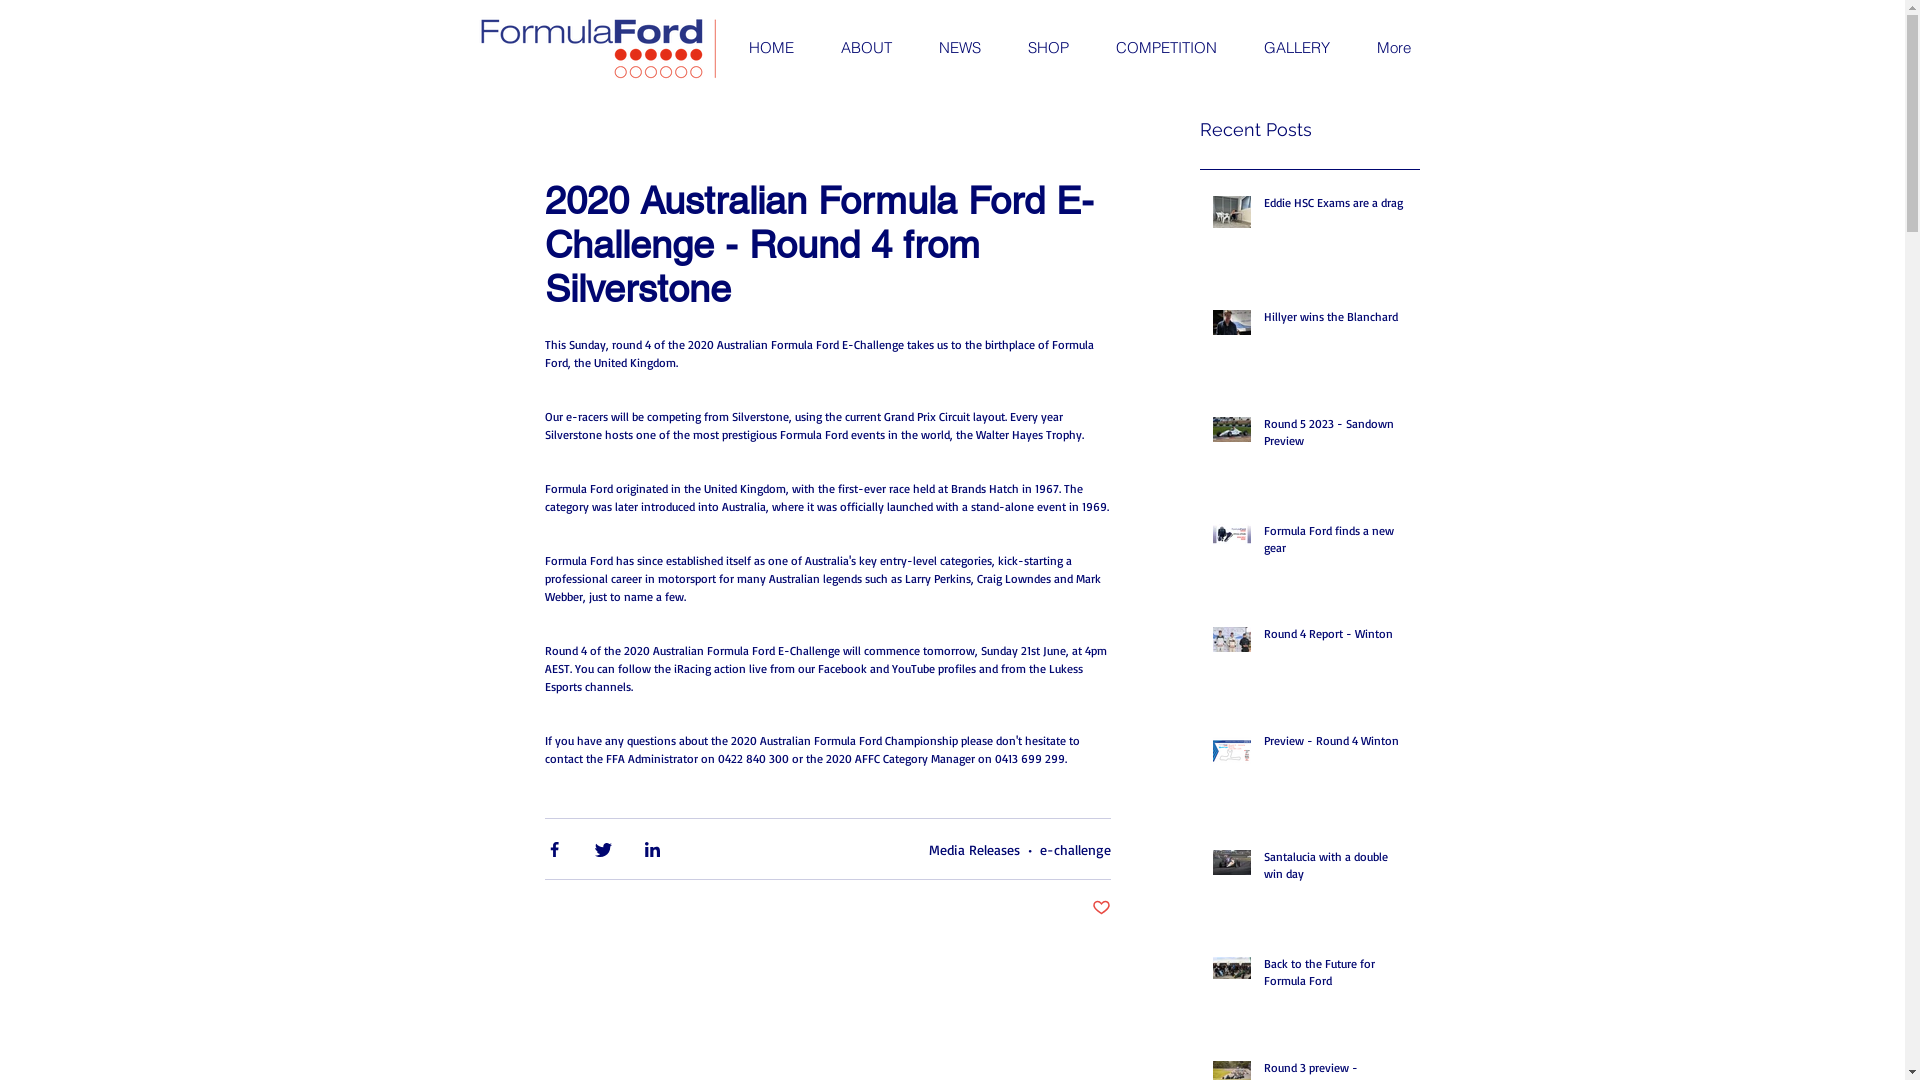 Image resolution: width=1920 pixels, height=1080 pixels. Describe the element at coordinates (1166, 46) in the screenshot. I see `'COMPETITION'` at that location.